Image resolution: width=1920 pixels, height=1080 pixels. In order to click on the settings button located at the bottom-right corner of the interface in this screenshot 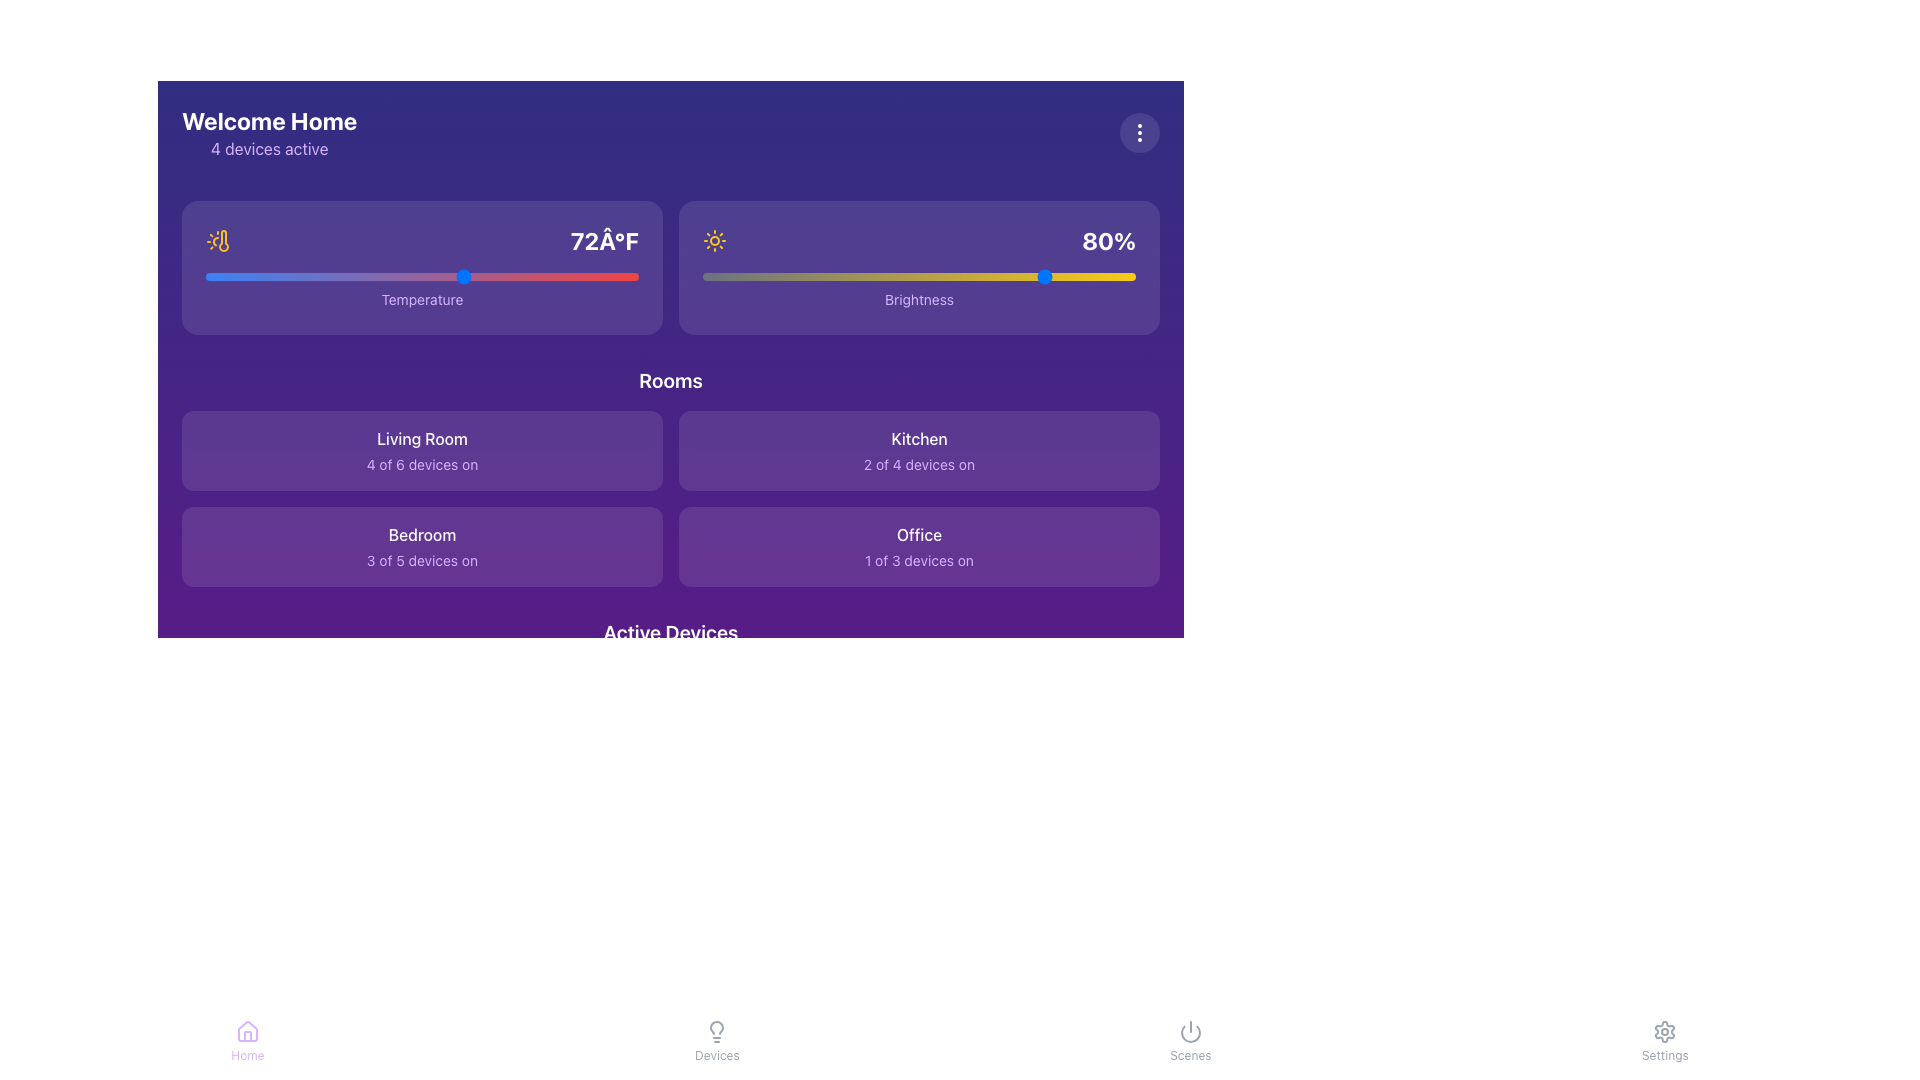, I will do `click(1665, 1040)`.